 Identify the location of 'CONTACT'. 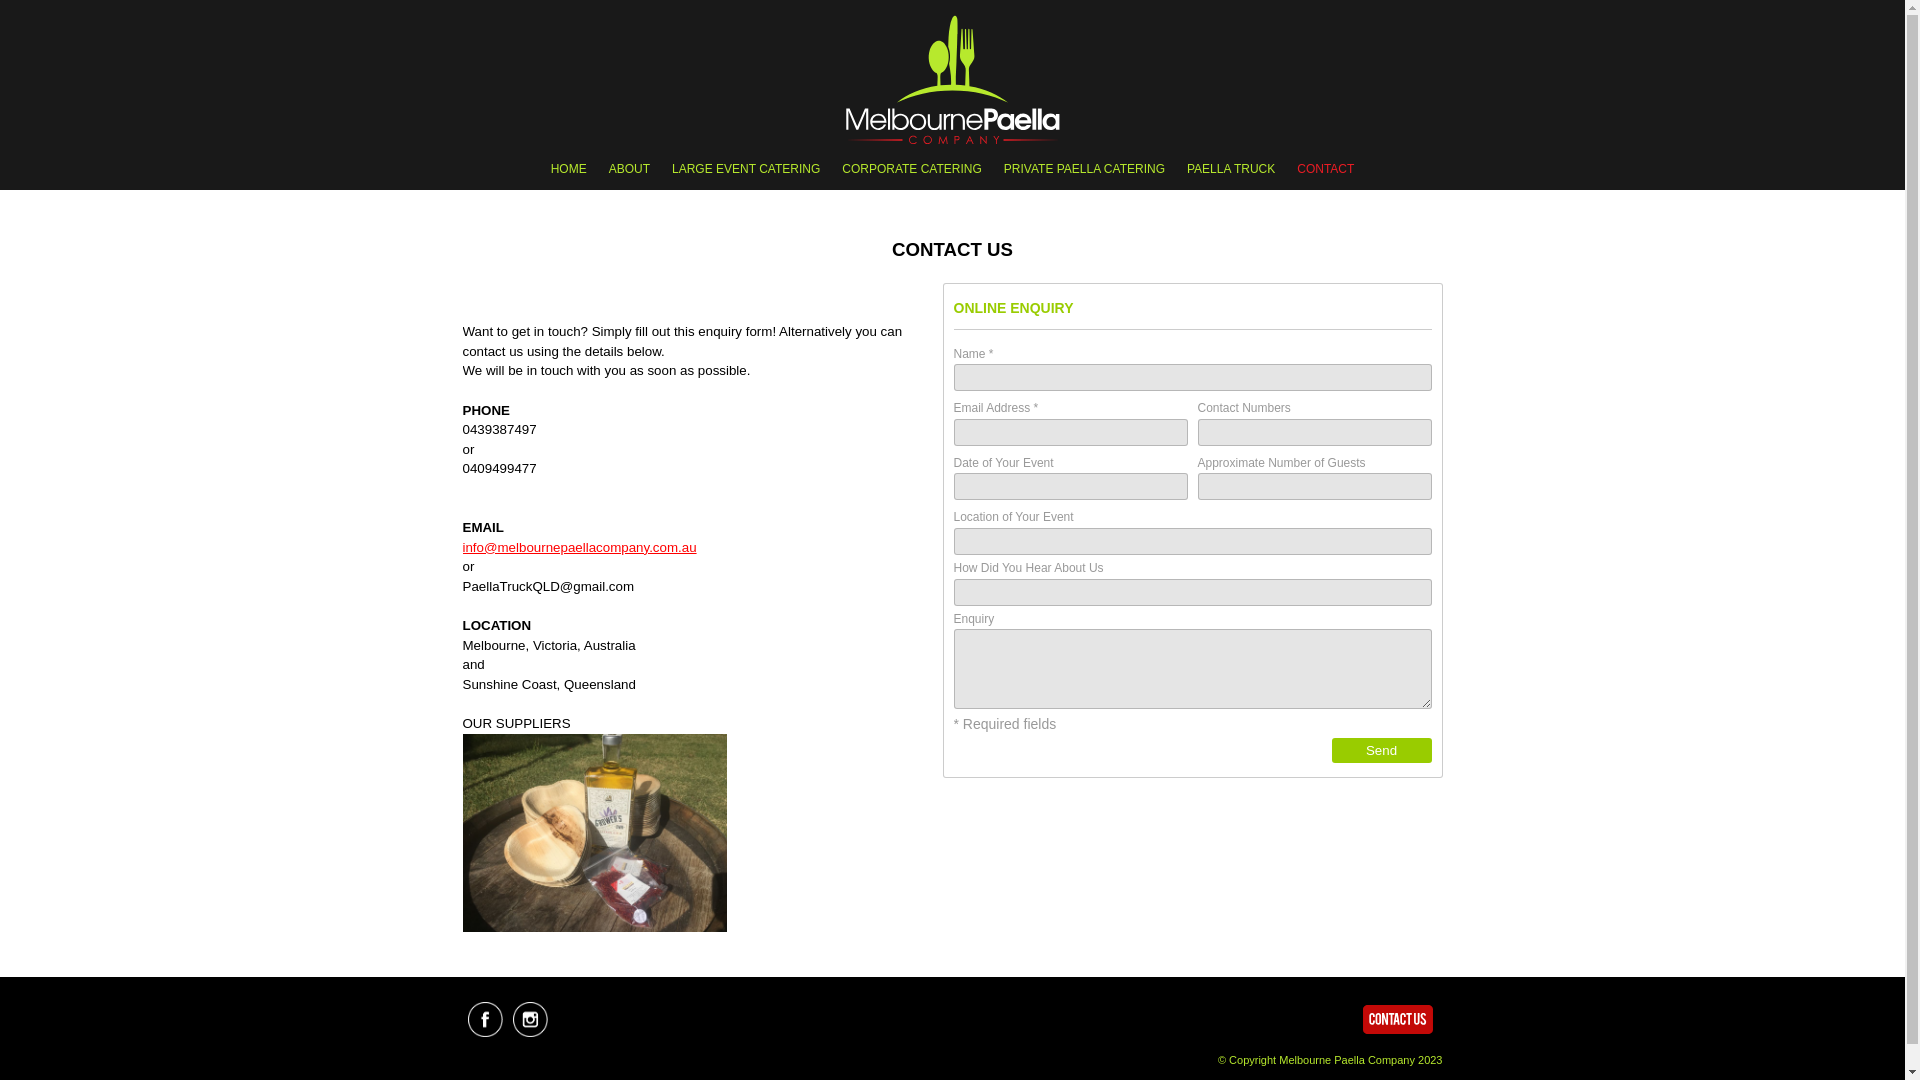
(1286, 168).